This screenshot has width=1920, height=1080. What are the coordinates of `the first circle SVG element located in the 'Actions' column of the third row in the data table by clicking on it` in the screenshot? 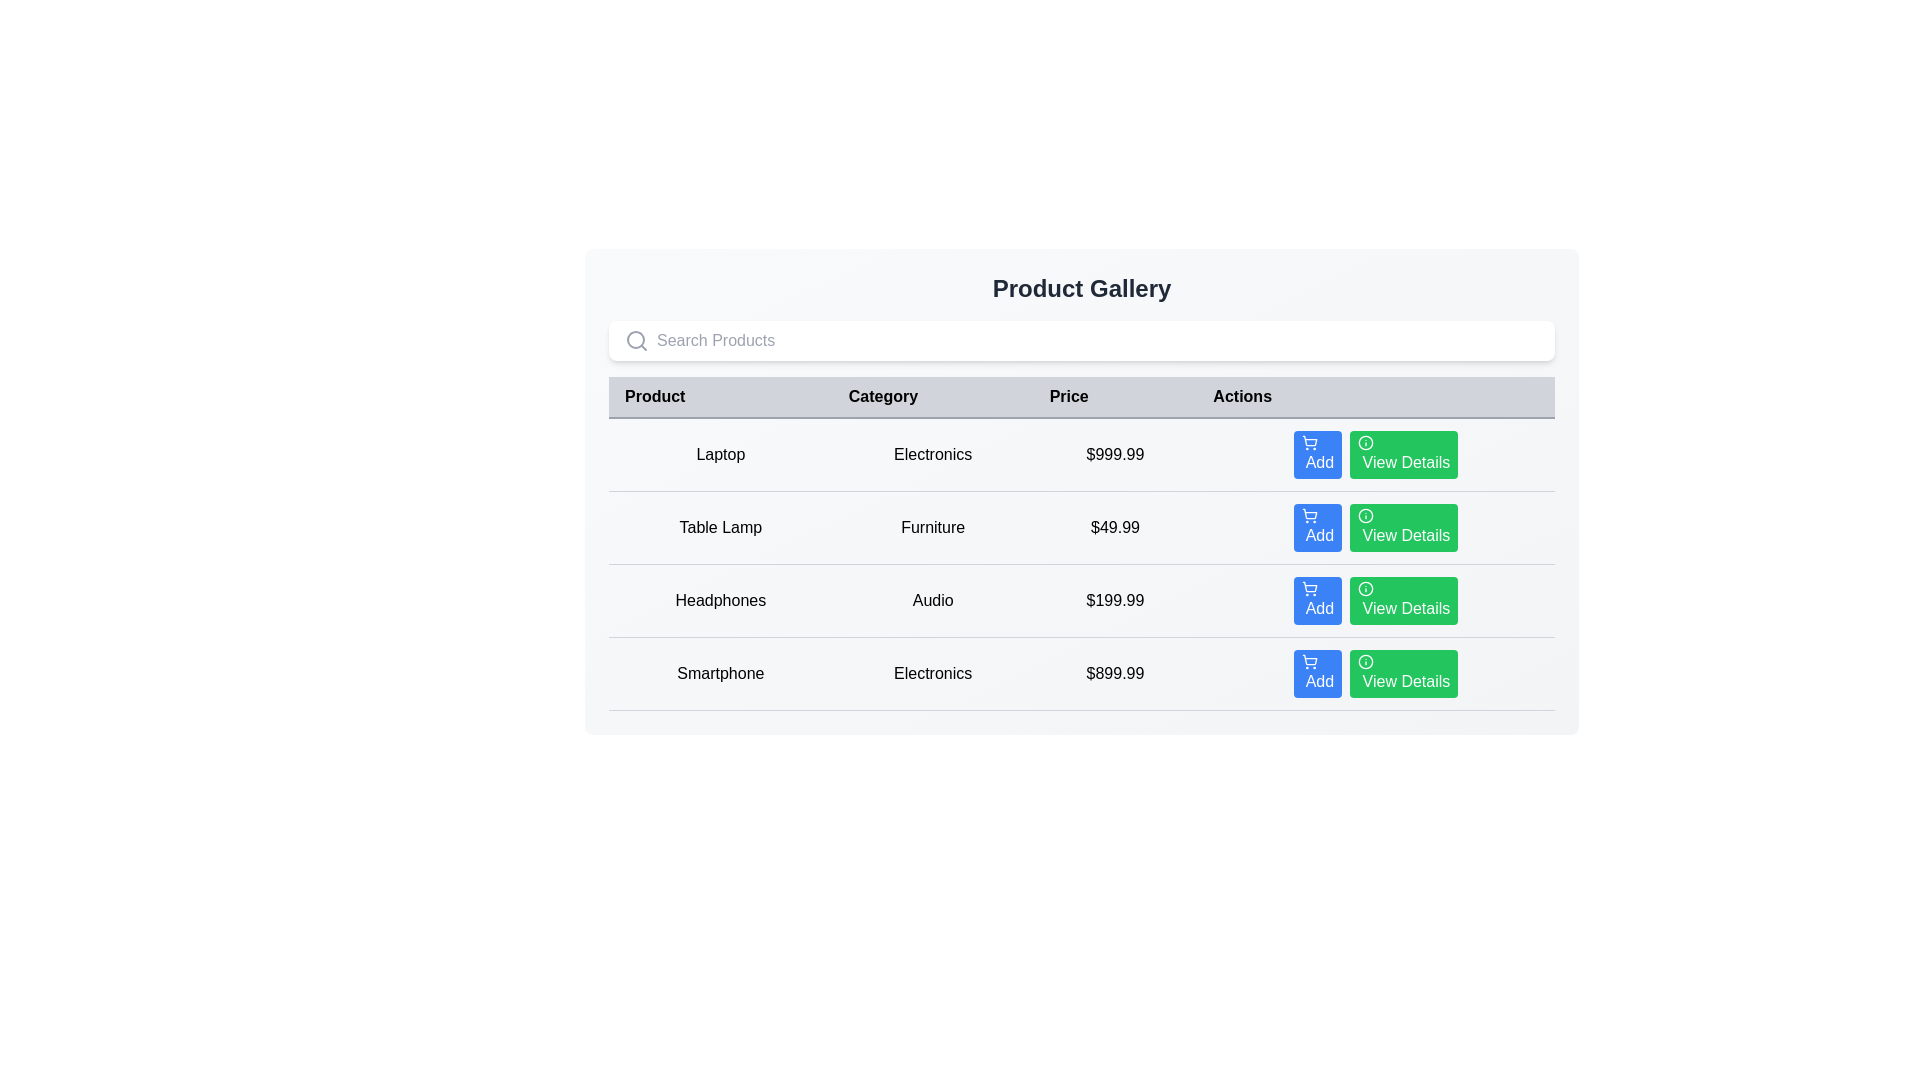 It's located at (1365, 588).